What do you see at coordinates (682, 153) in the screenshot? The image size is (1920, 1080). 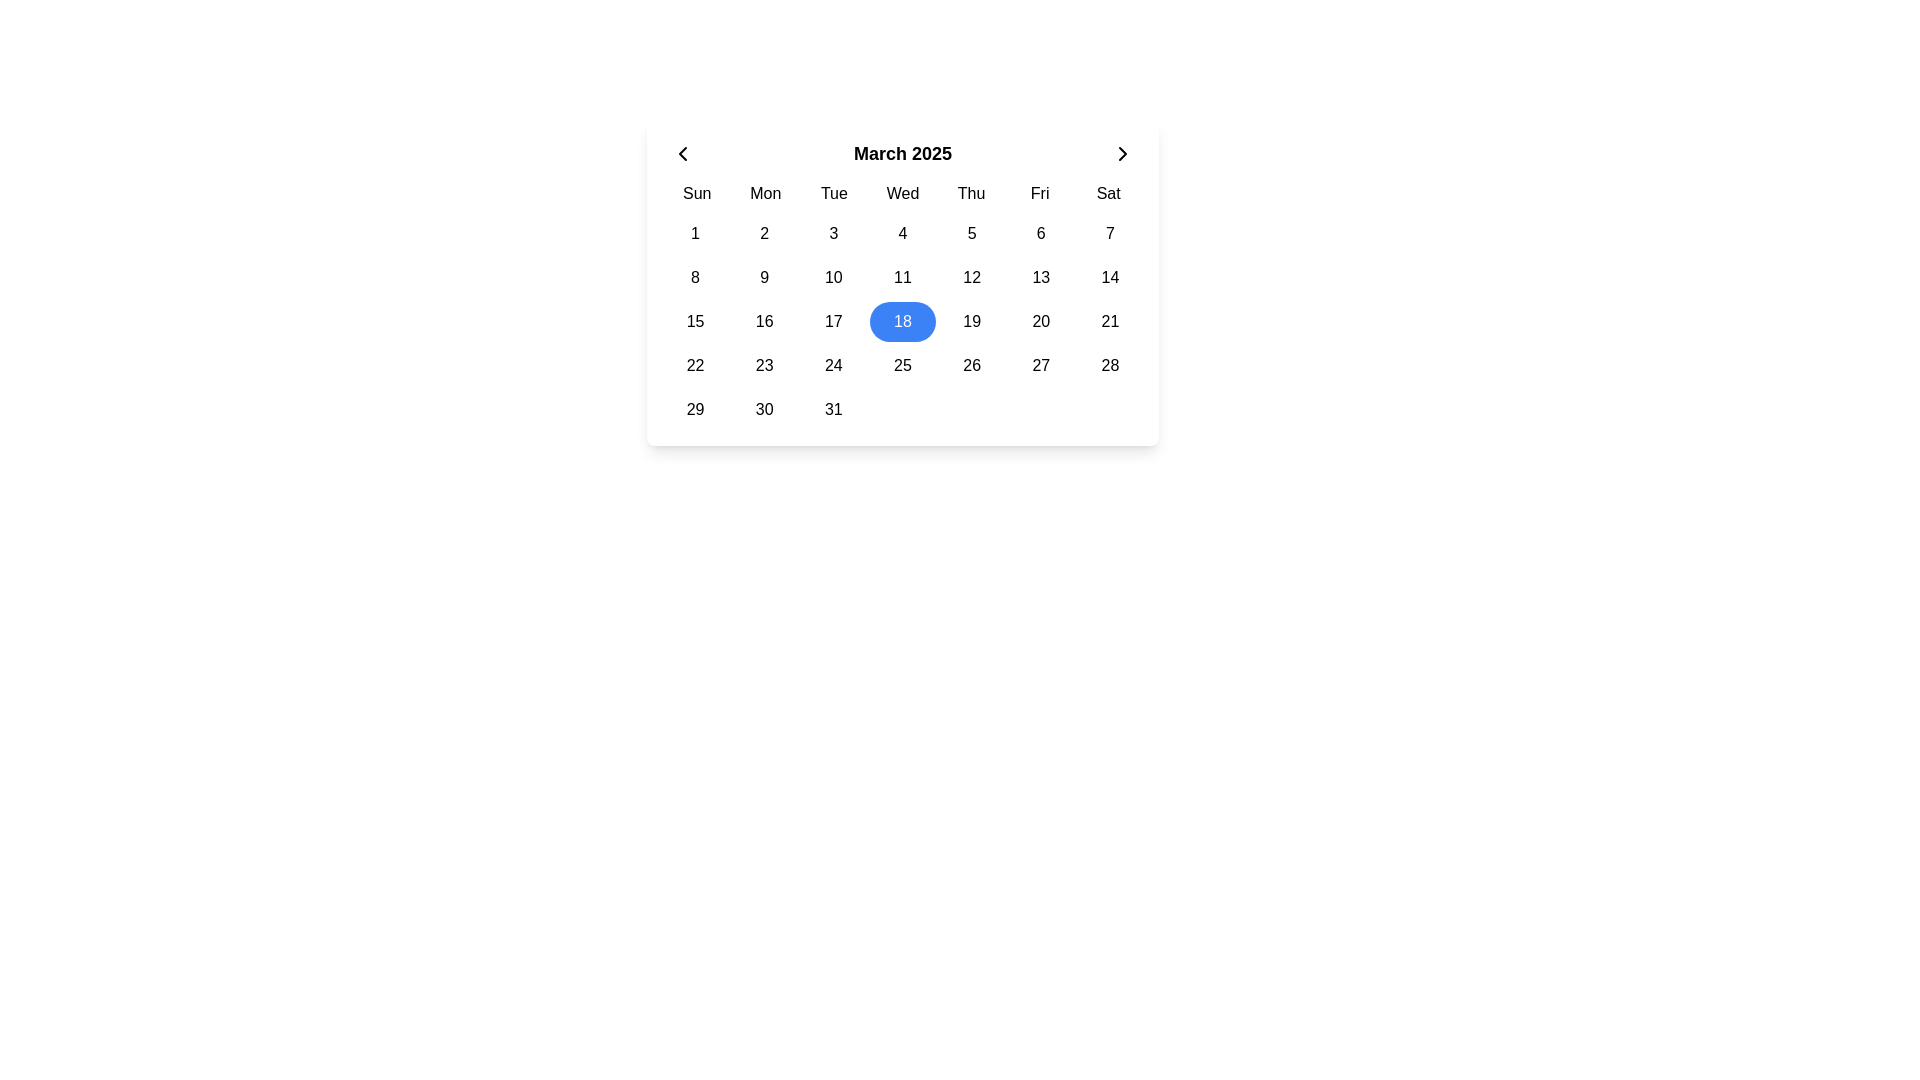 I see `the left-pointing chevron icon located to the left of the month title 'March 2025' in the calendar interface` at bounding box center [682, 153].